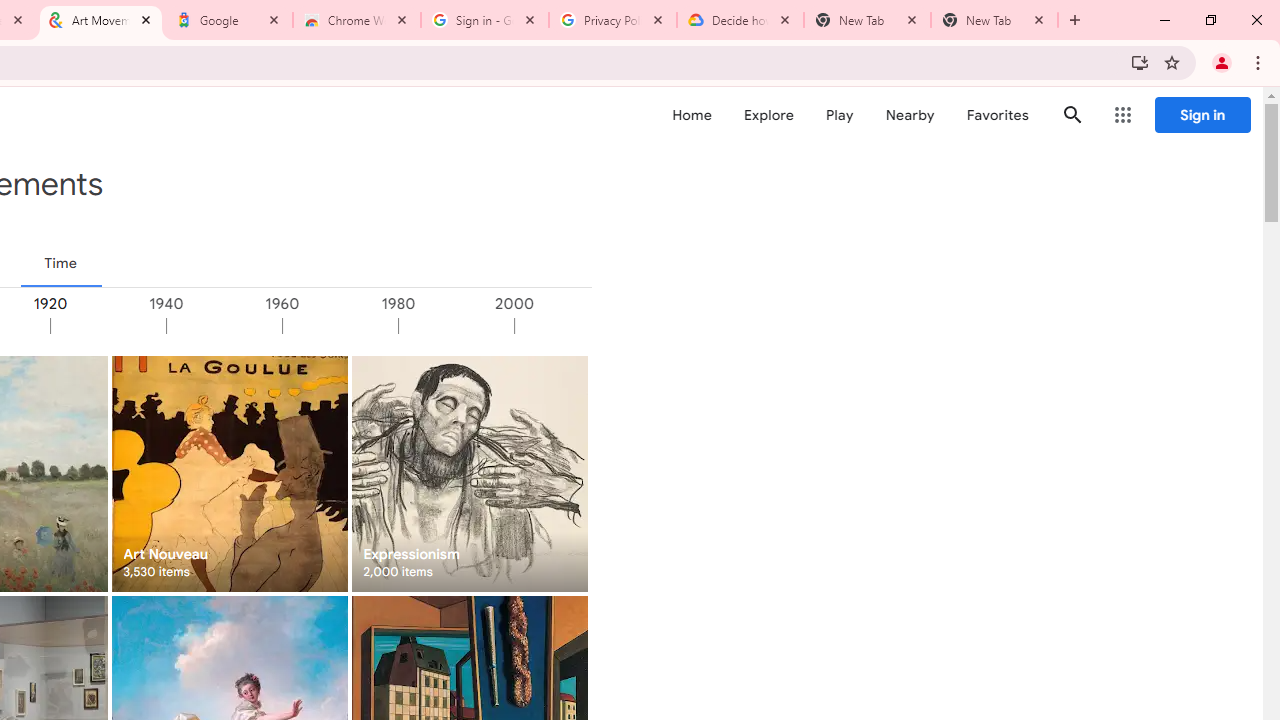  Describe the element at coordinates (468, 473) in the screenshot. I see `'Expressionism 2,000 items'` at that location.